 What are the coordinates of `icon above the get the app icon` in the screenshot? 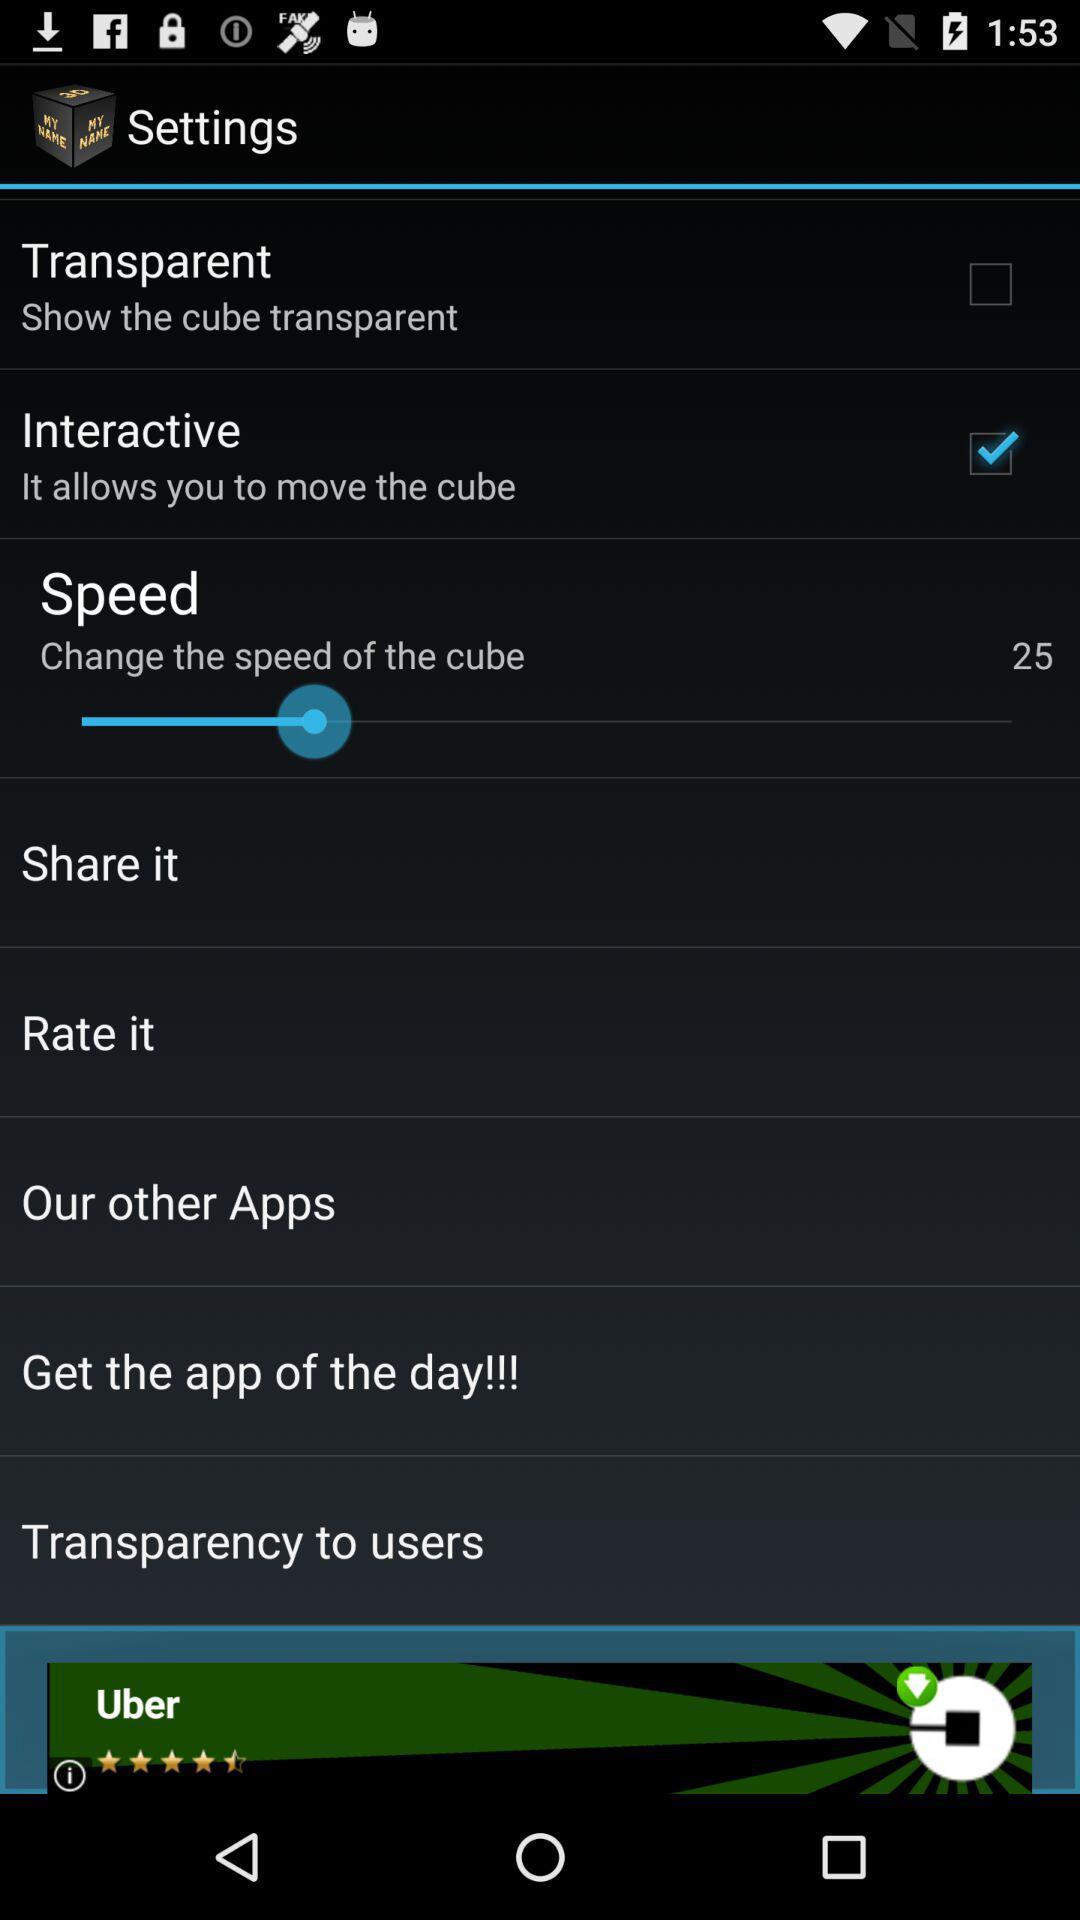 It's located at (177, 1200).